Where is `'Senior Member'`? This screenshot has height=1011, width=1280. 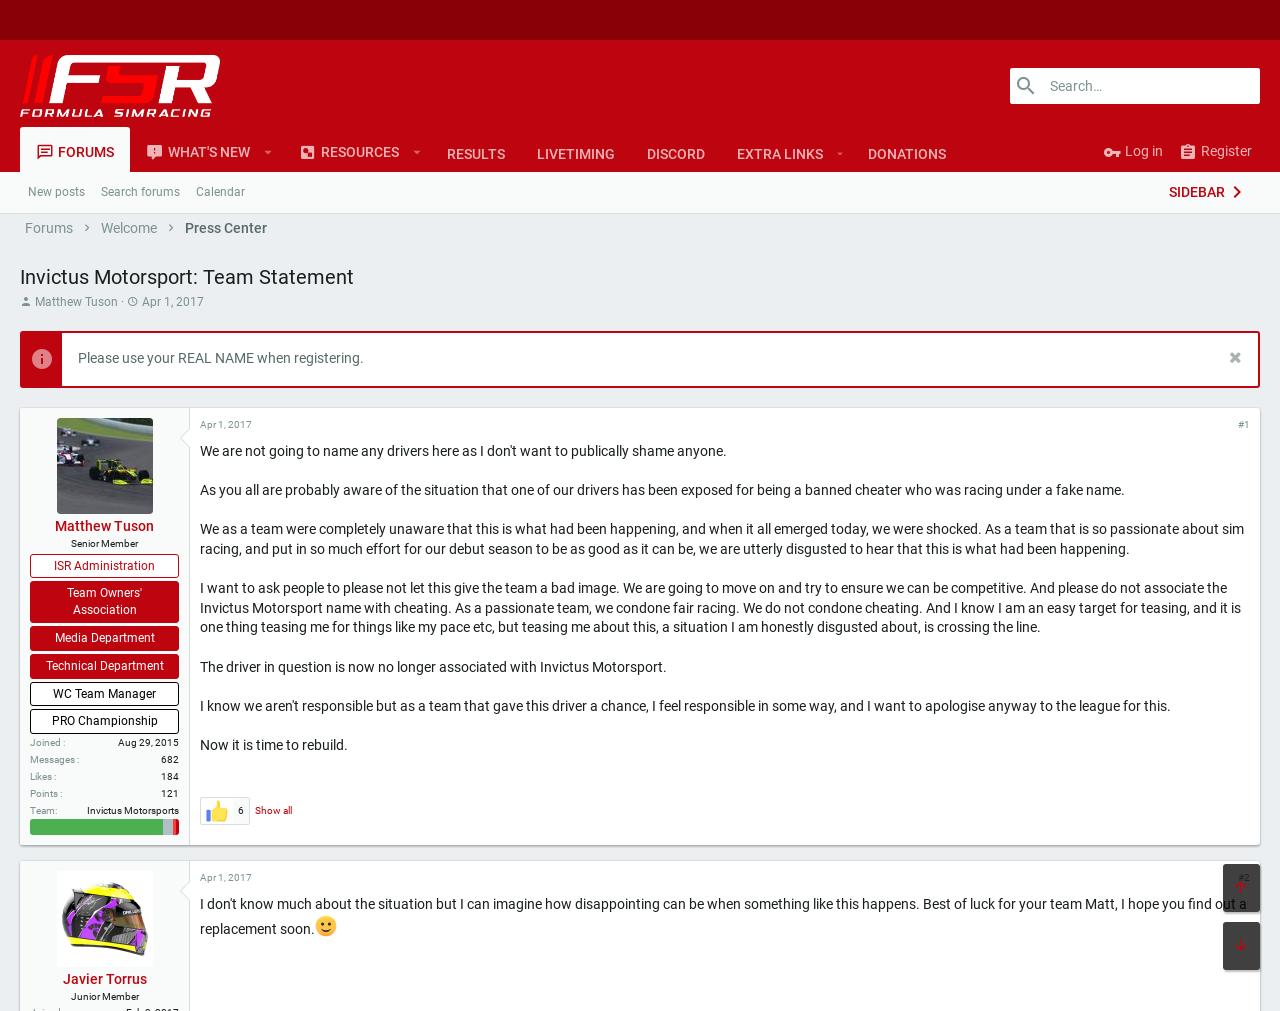 'Senior Member' is located at coordinates (71, 542).